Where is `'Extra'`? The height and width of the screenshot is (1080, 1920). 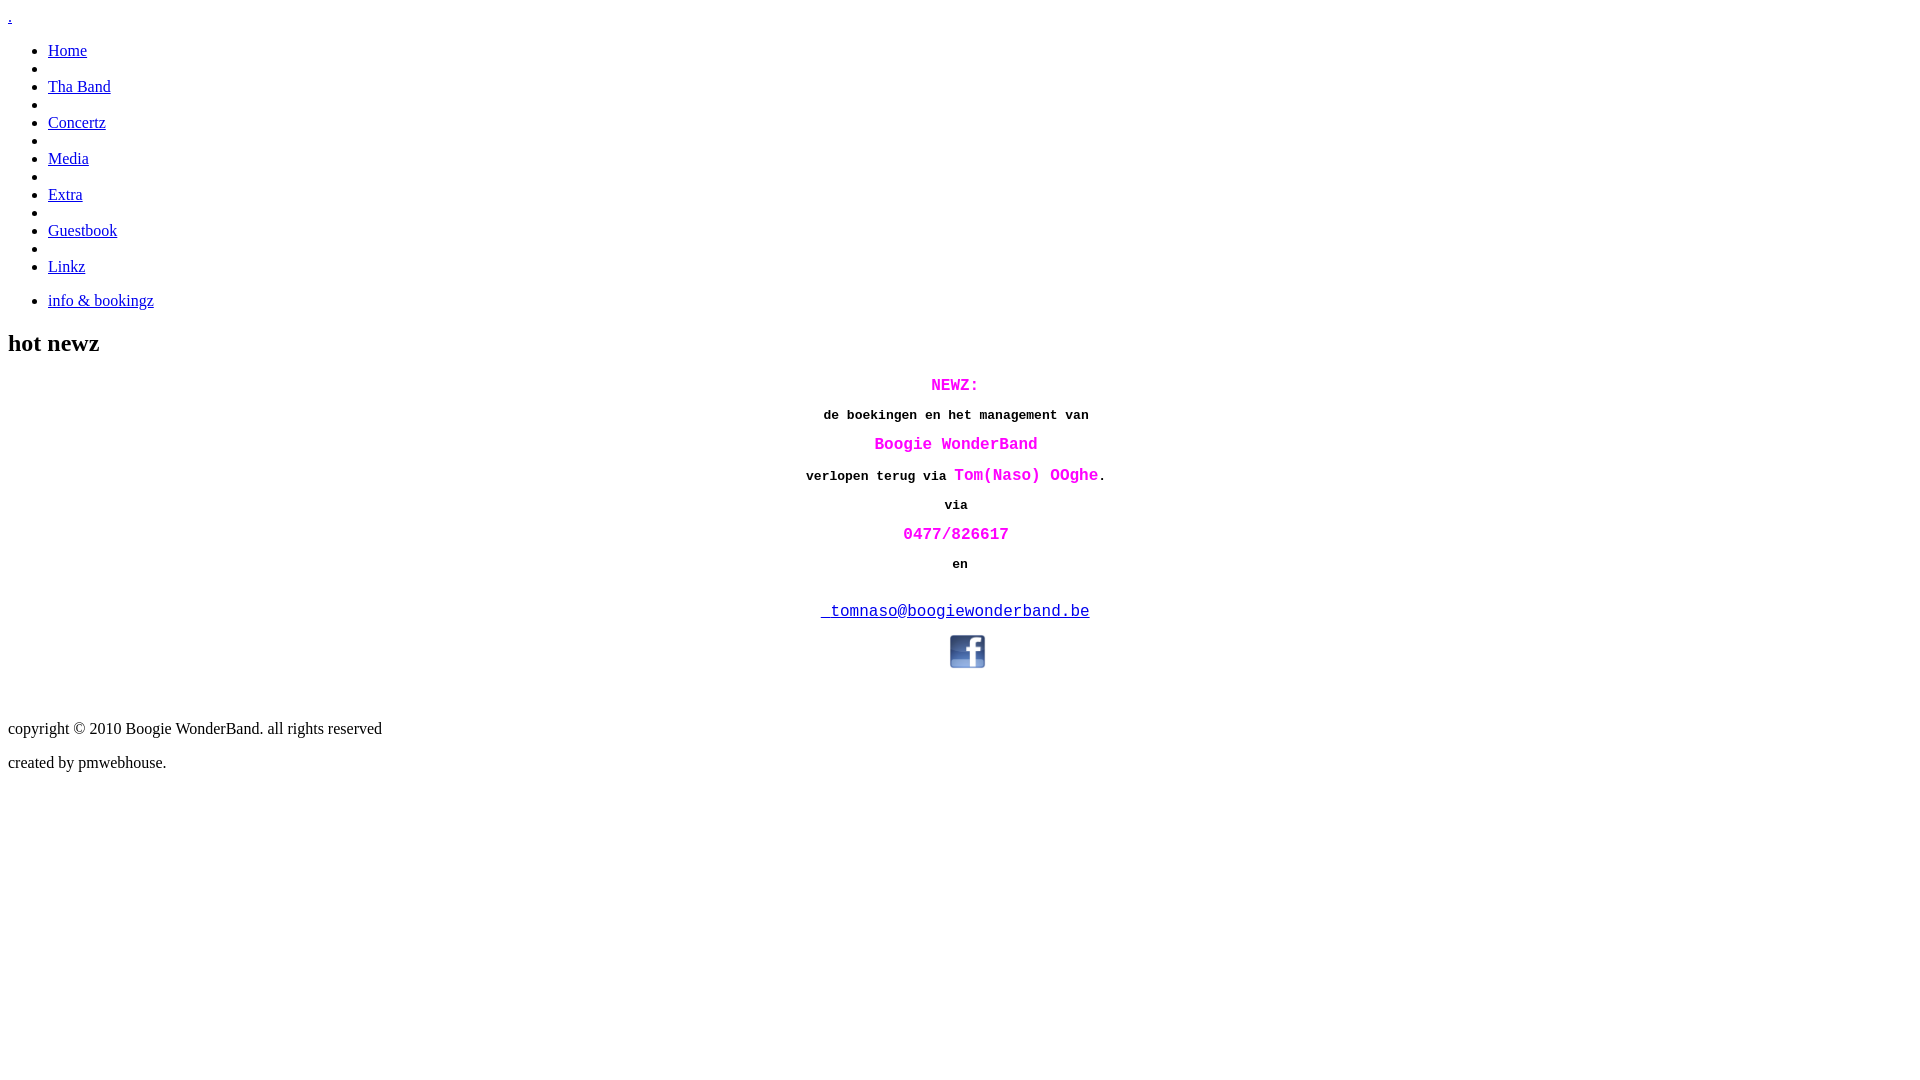
'Extra' is located at coordinates (48, 194).